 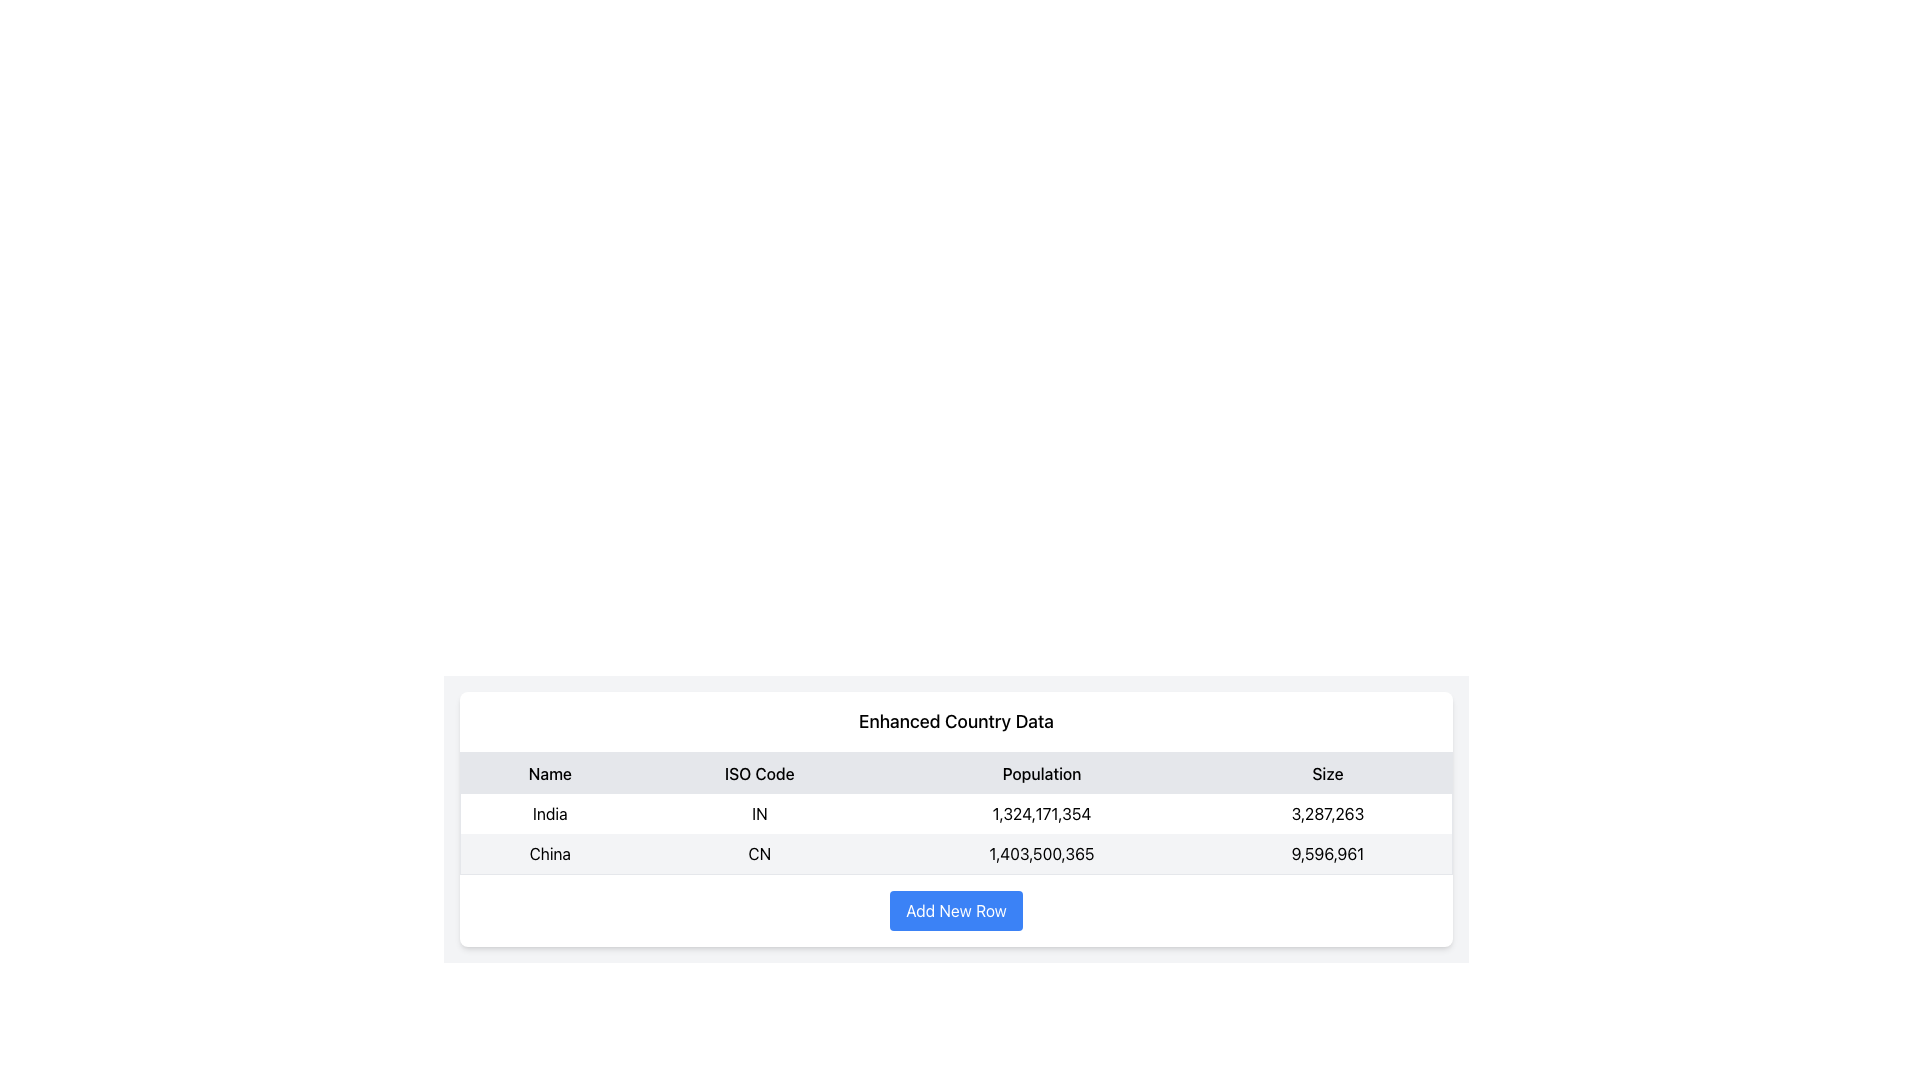 I want to click on the rightmost cell in the second row of the table displaying the text '9,596,961' to highlight it, so click(x=1328, y=854).